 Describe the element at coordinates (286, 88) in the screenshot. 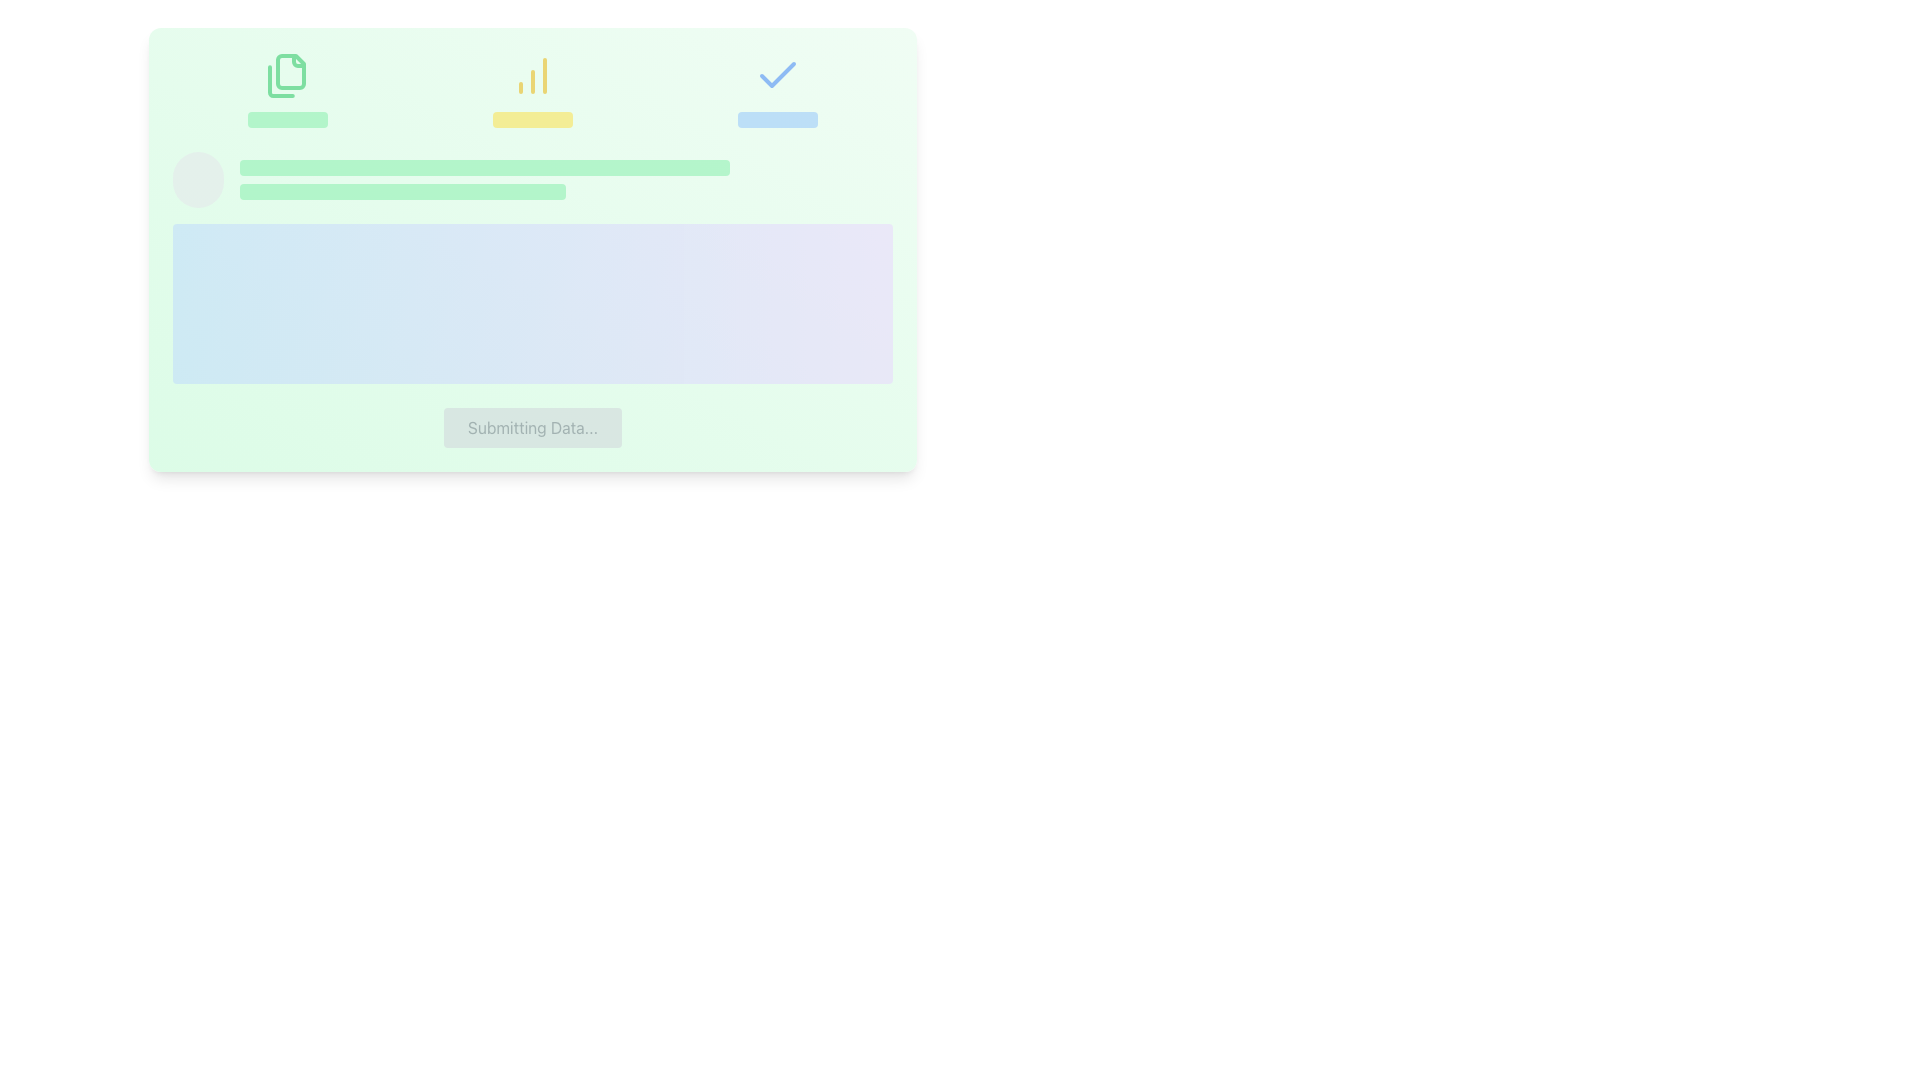

I see `the file-related actions icon in the left-most column of the grid layout to trigger the tooltip or animation` at that location.